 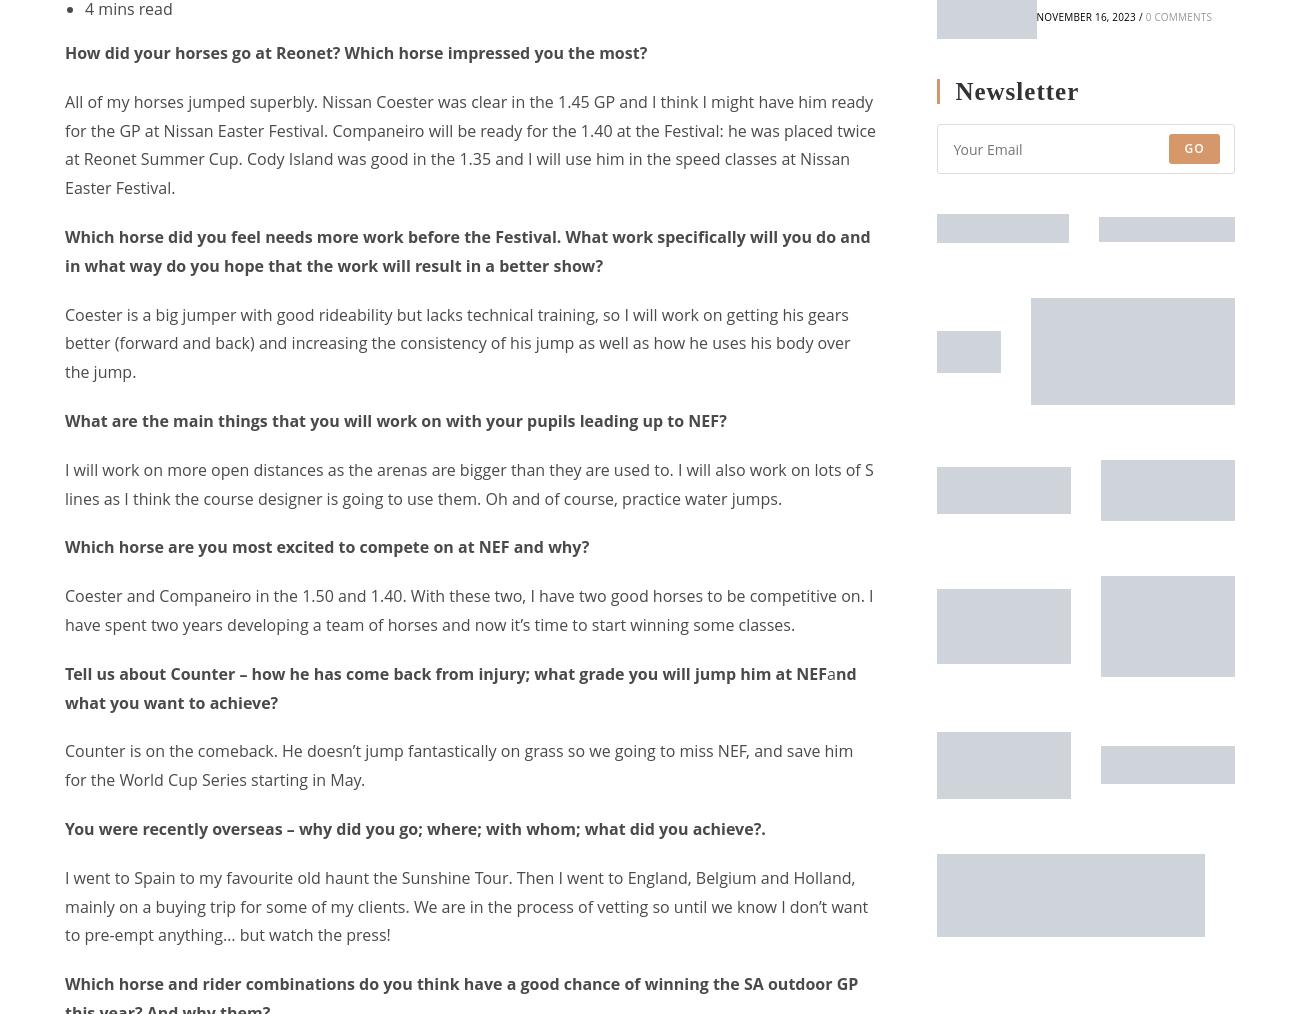 I want to click on 'You were recently overseas – why did you go; where; with whom; what did you achieve?.', so click(x=414, y=828).